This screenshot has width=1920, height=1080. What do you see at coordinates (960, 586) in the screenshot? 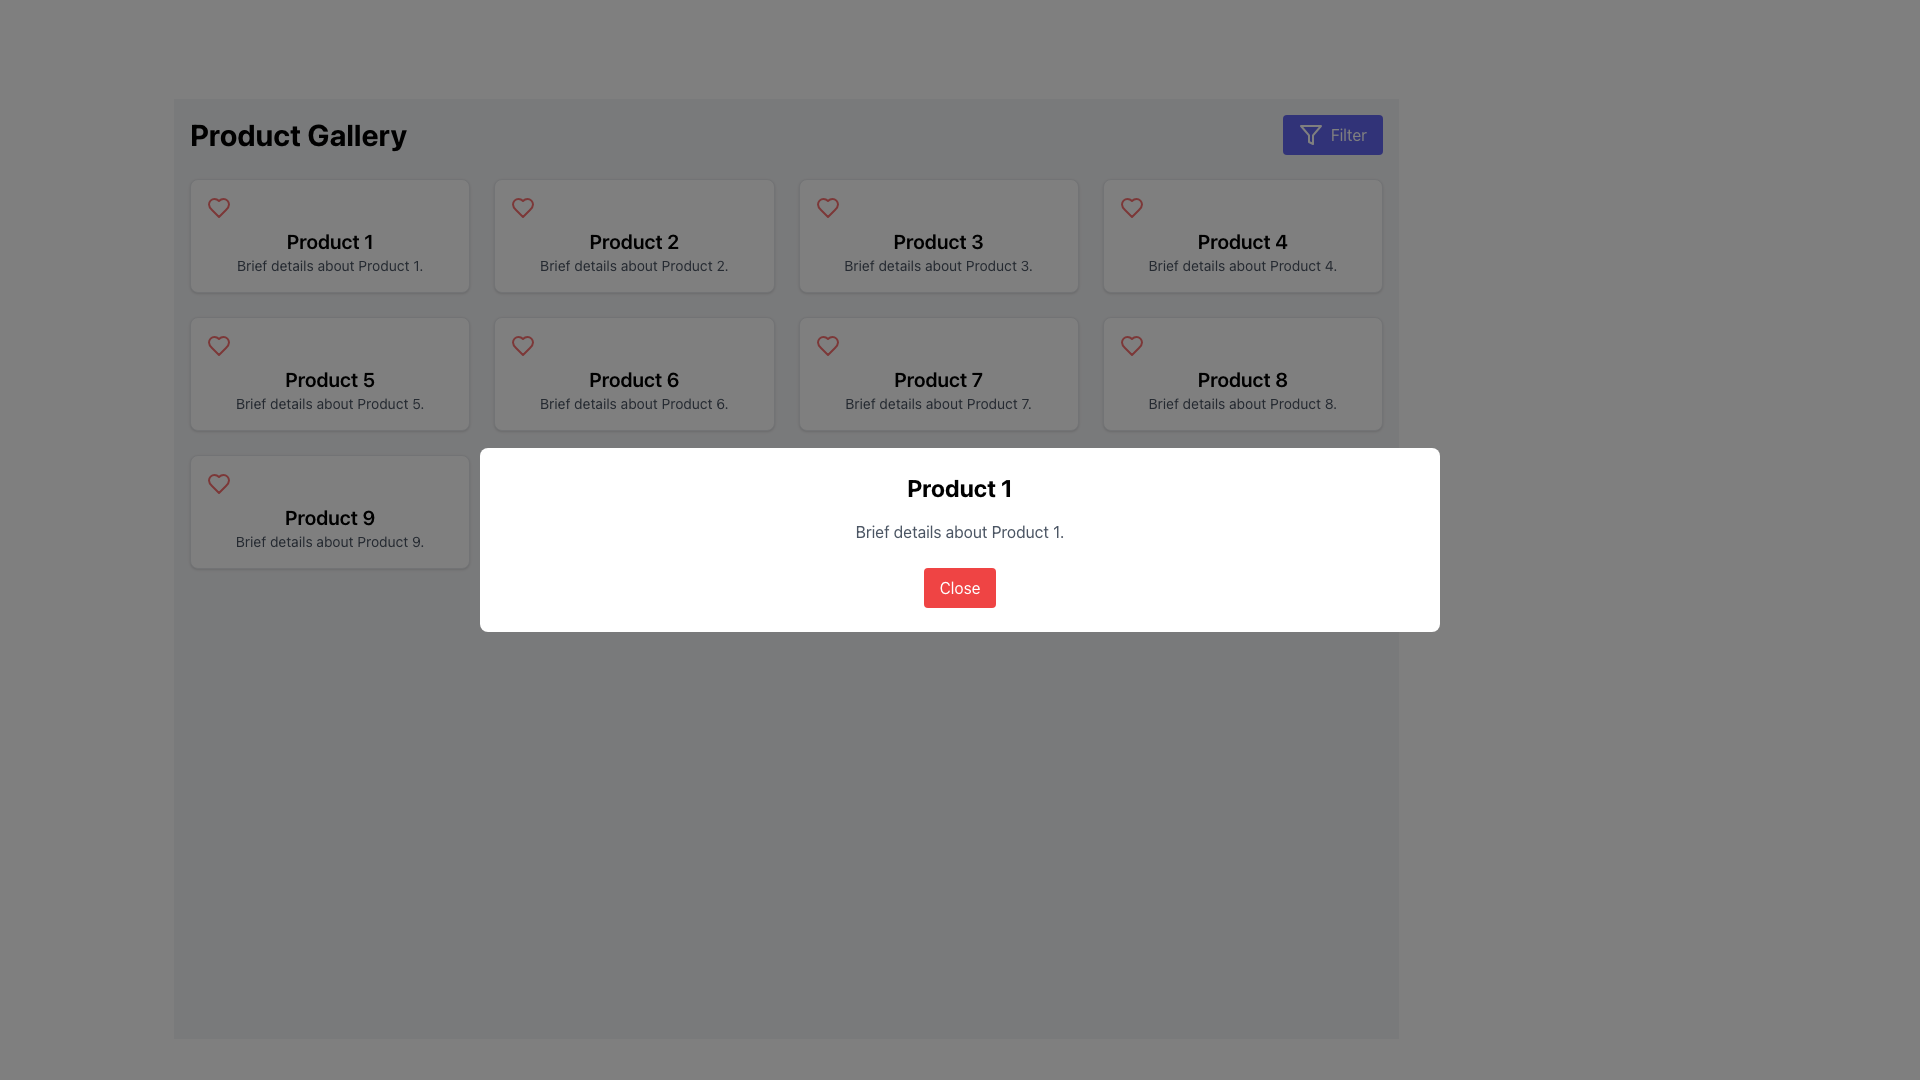
I see `the close button located at the bottom-center of the modal dialog box titled 'Product 1'` at bounding box center [960, 586].